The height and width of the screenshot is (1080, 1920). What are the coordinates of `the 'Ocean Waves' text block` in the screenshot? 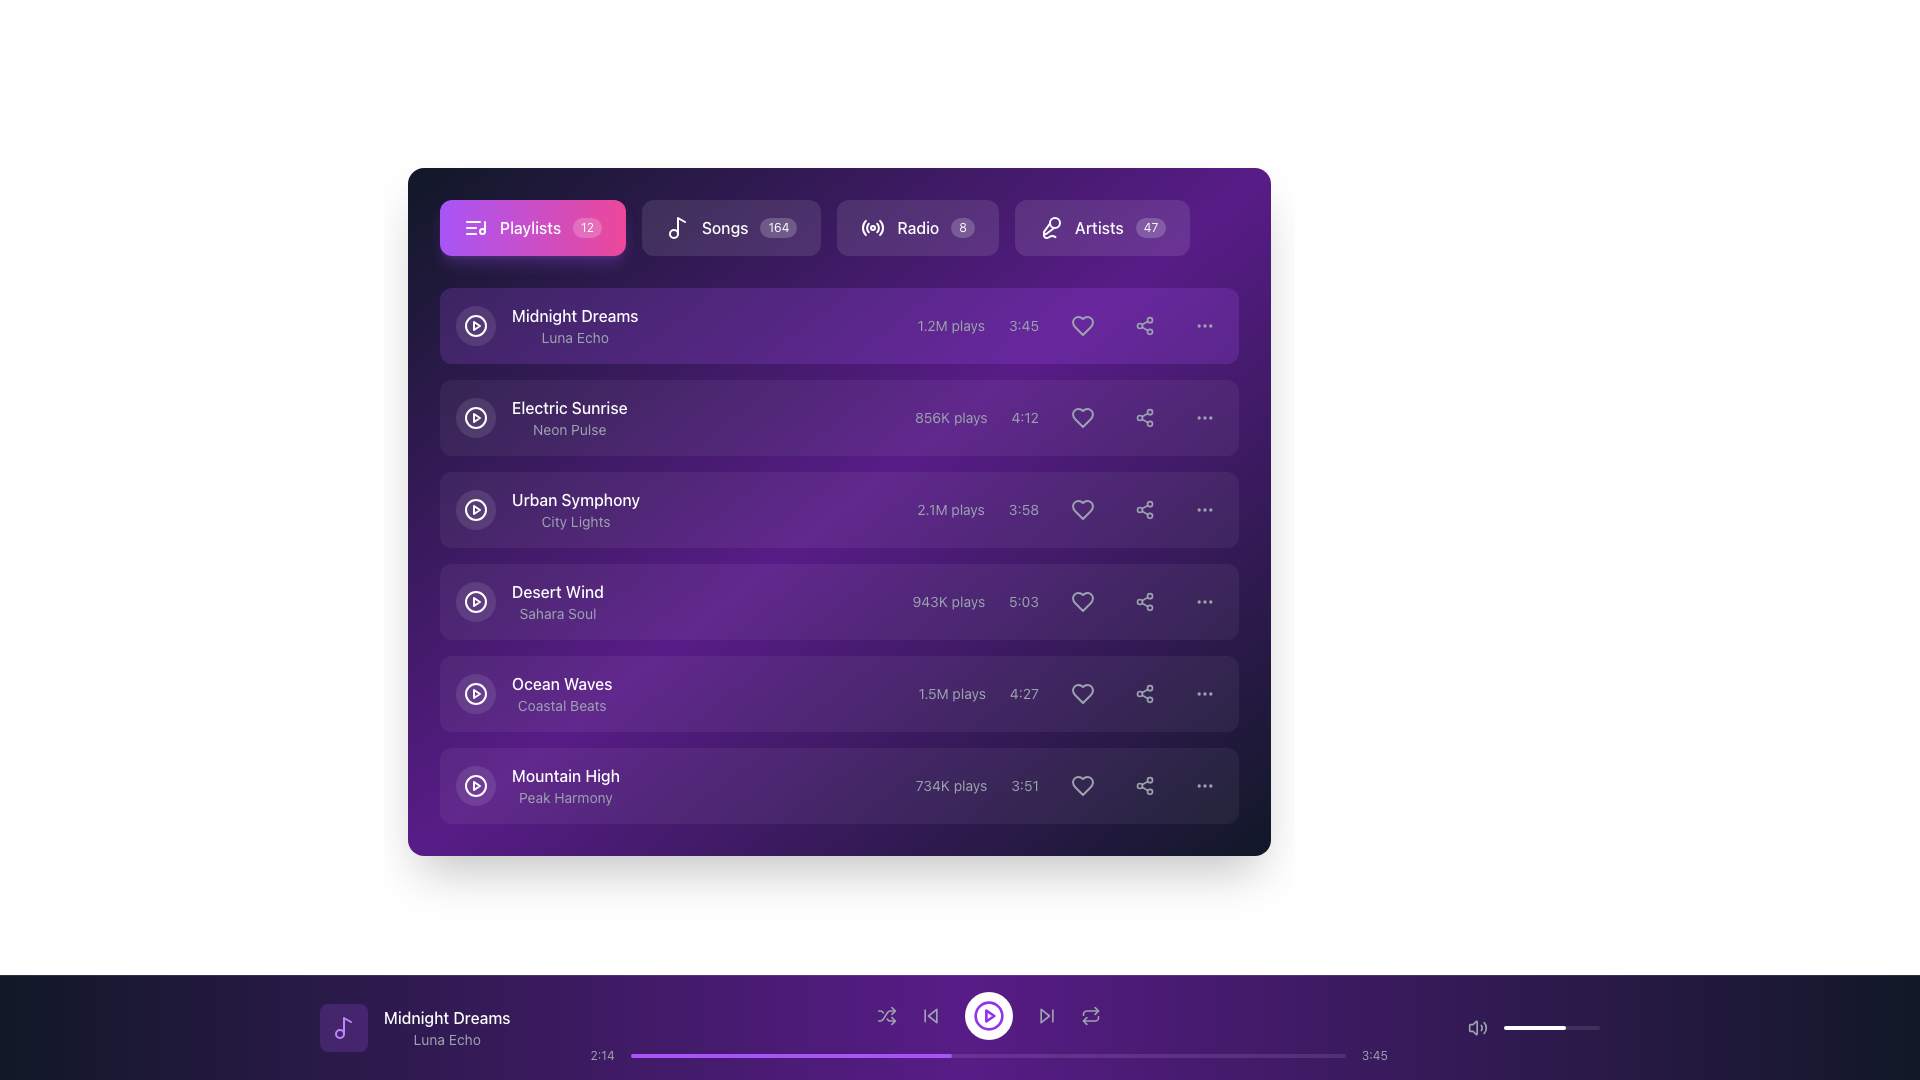 It's located at (561, 693).